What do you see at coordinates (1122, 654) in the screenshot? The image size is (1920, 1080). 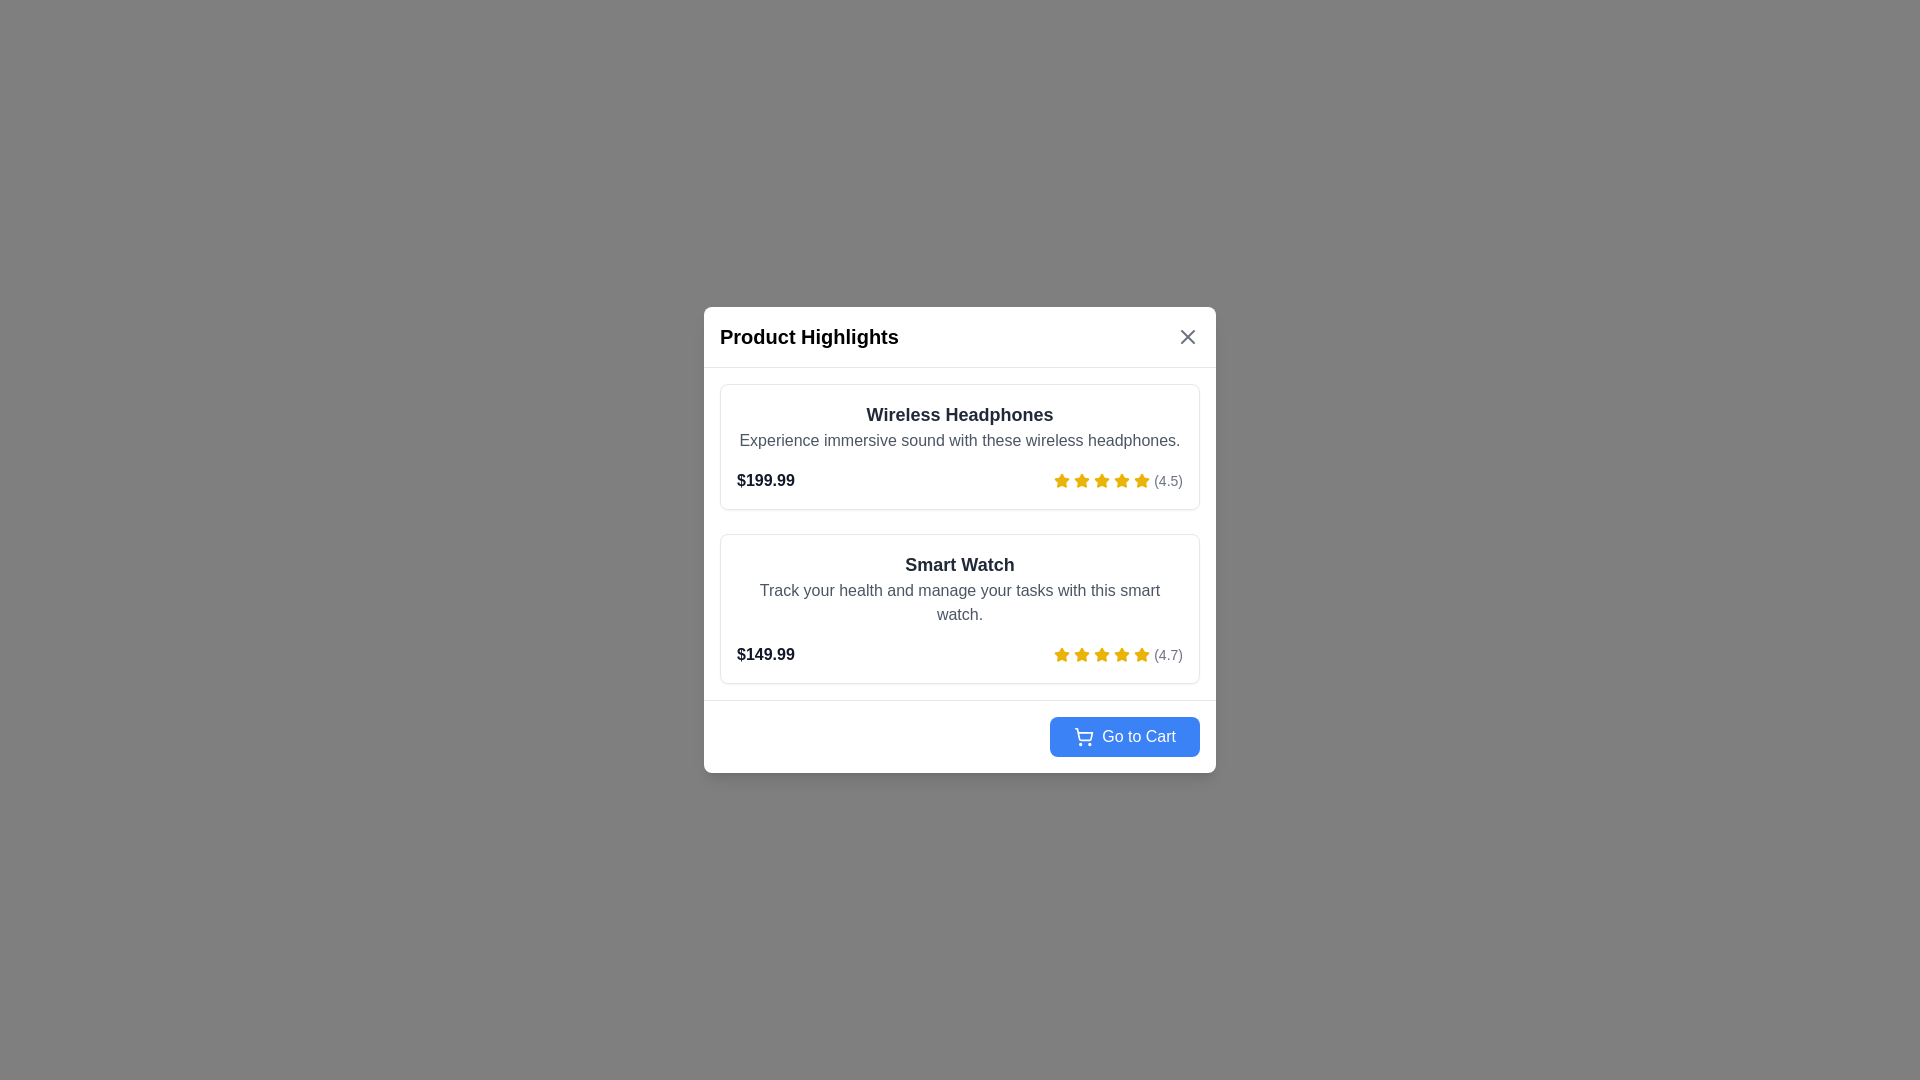 I see `the fifth star icon in the rating system for the 'Smart Watch' product to interact with it` at bounding box center [1122, 654].